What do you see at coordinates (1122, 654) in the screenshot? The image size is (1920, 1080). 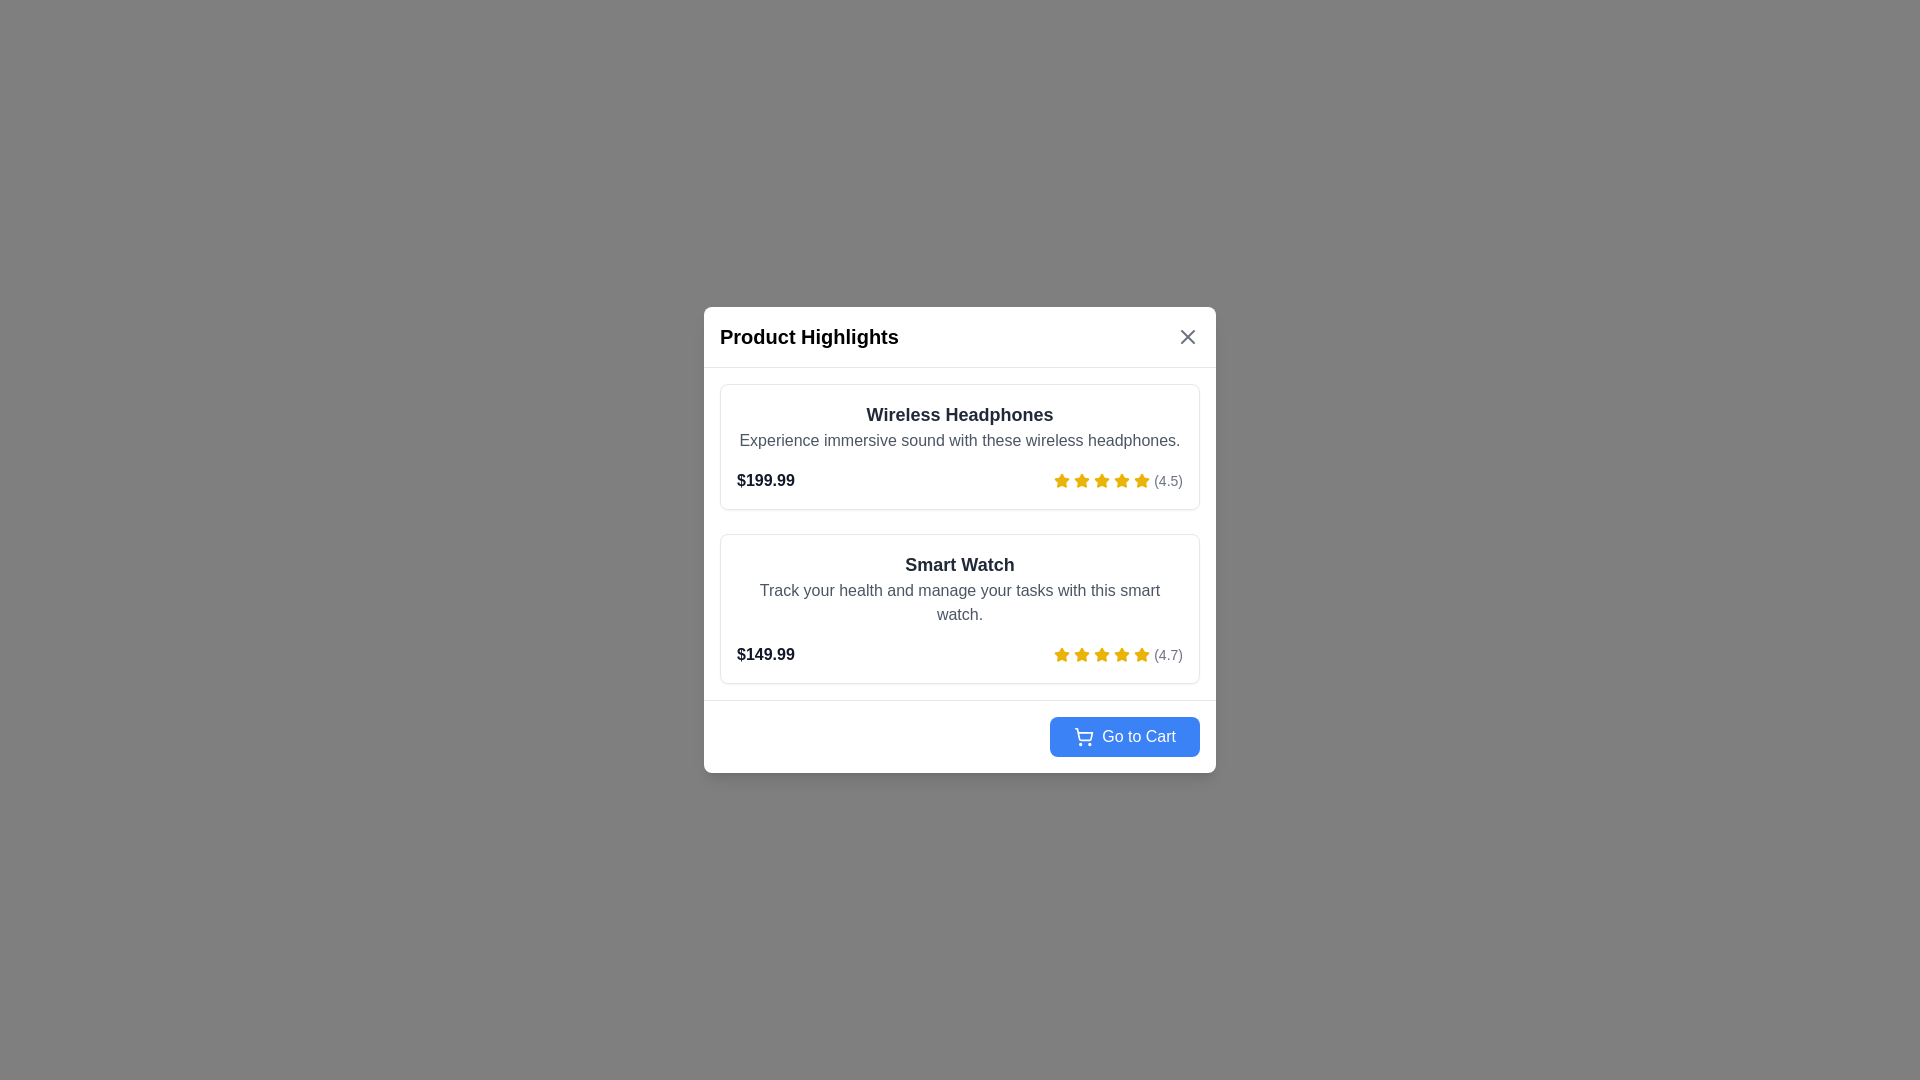 I see `the fifth star icon in the rating system for the 'Smart Watch' product to interact with it` at bounding box center [1122, 654].